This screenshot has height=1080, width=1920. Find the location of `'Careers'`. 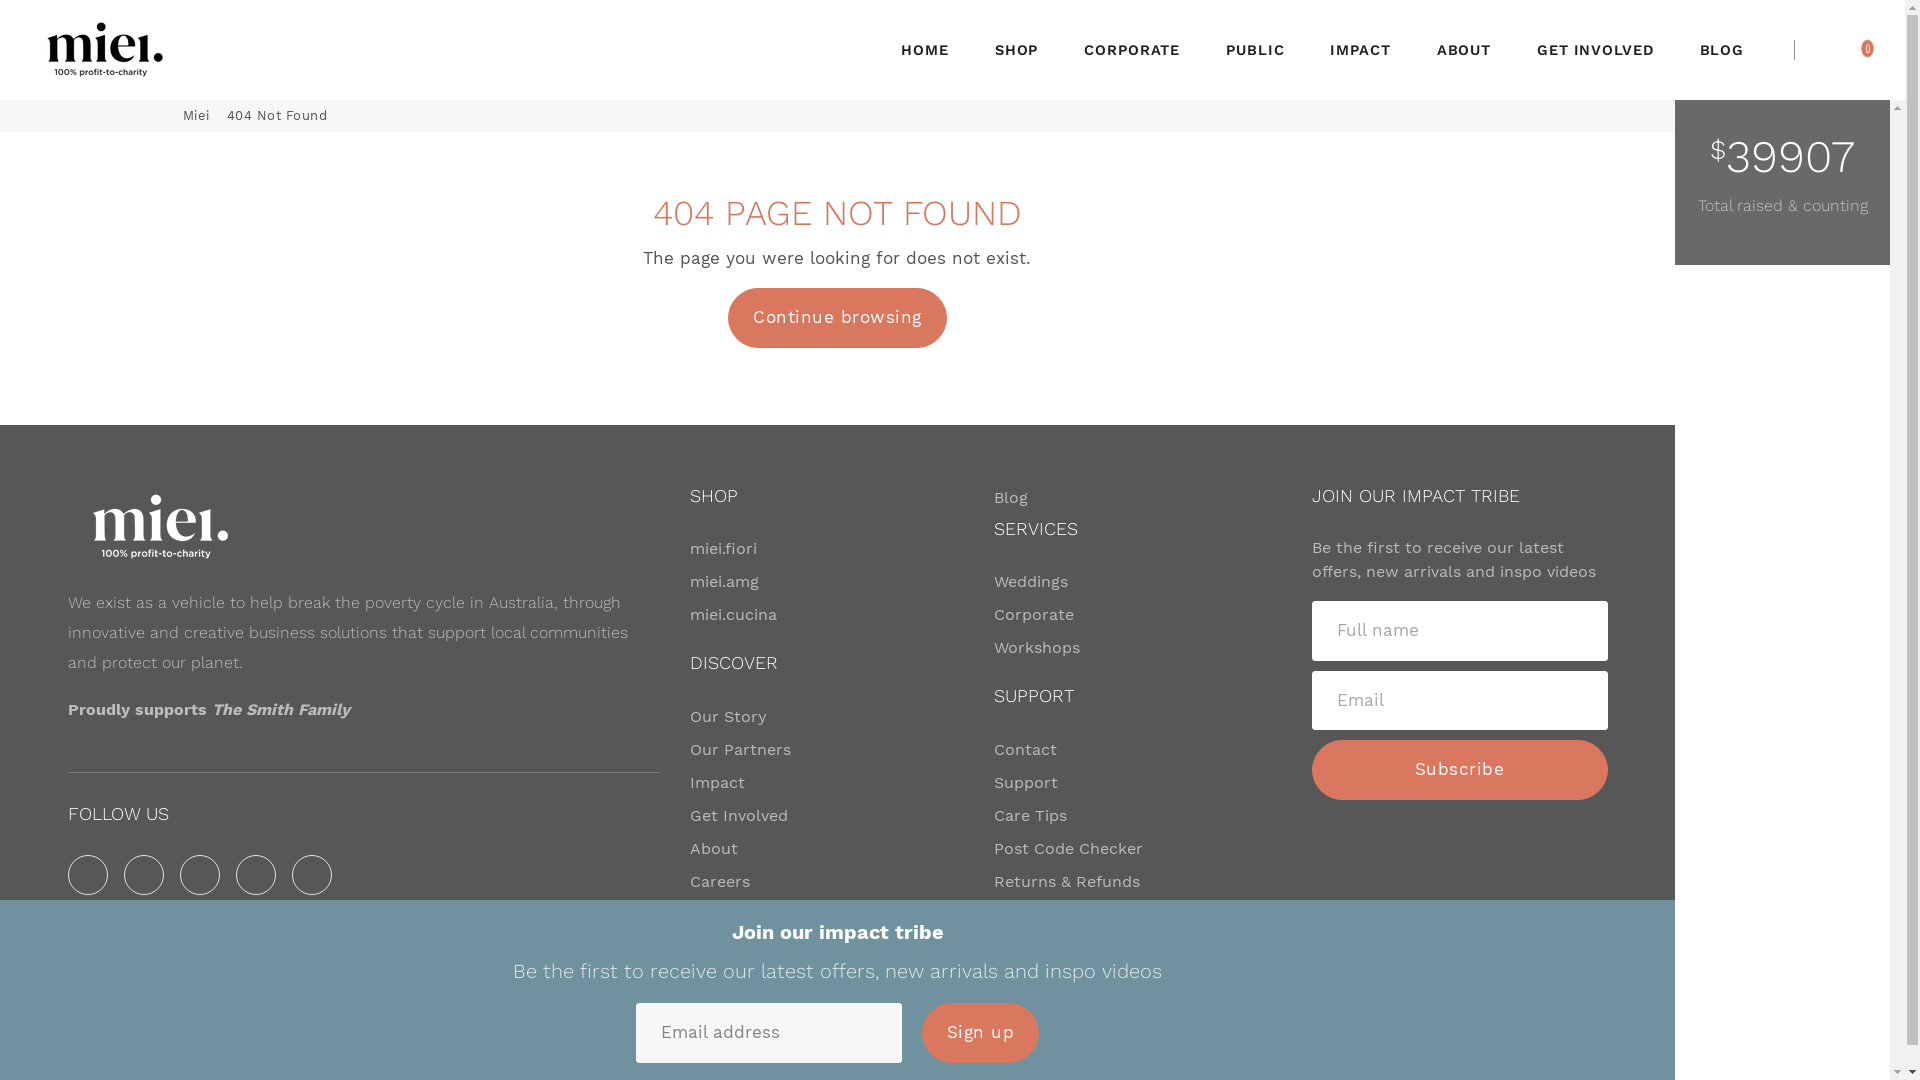

'Careers' is located at coordinates (720, 881).